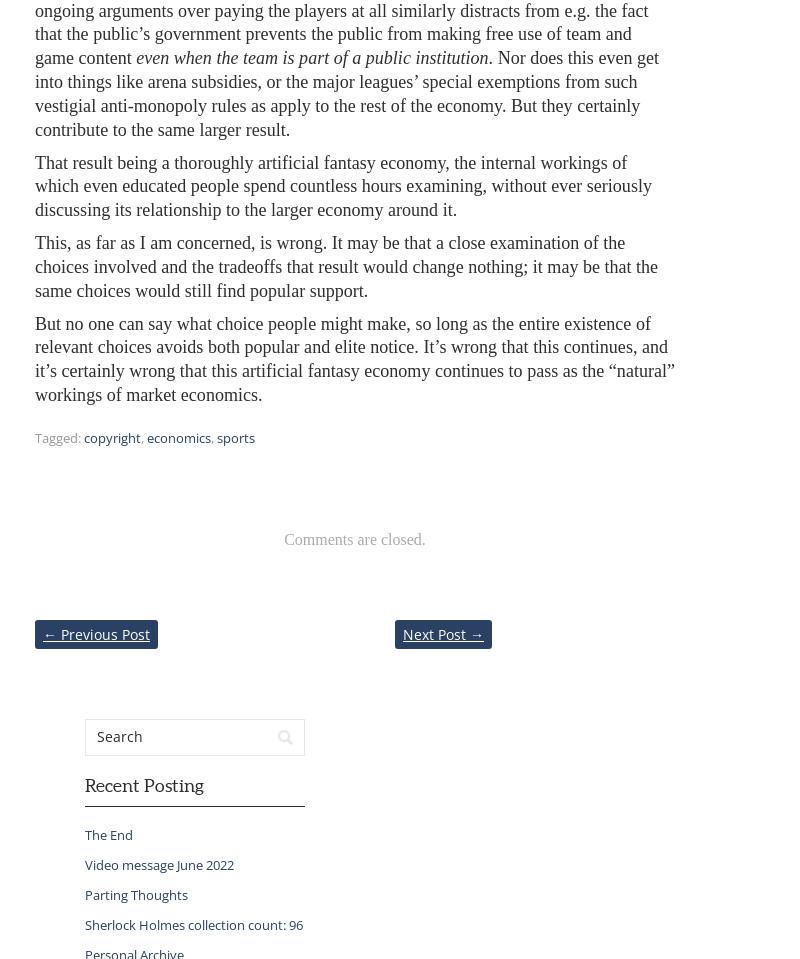 The width and height of the screenshot is (800, 959). Describe the element at coordinates (346, 266) in the screenshot. I see `'This, as far as I am concerned, is wrong. It may be that a close examination of the choices involved and the tradeoffs that result would change nothing; it may be that the same choices would still find popular support.'` at that location.